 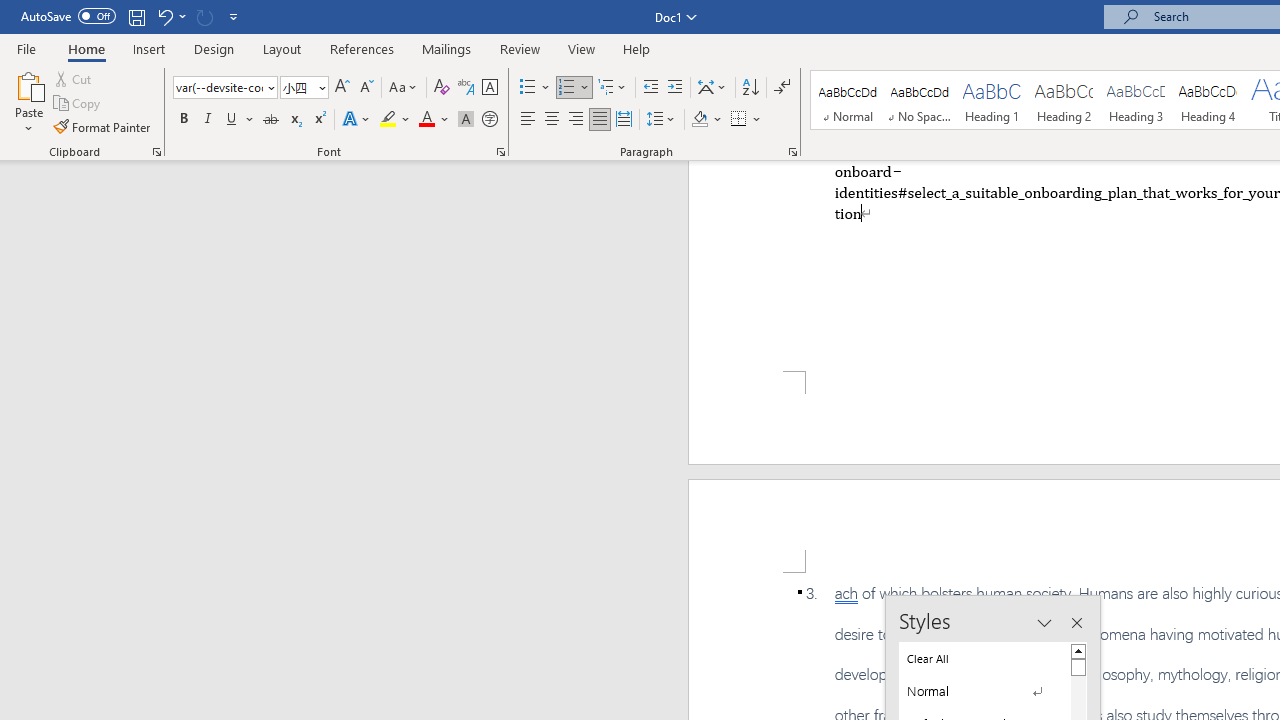 I want to click on 'Font...', so click(x=501, y=150).